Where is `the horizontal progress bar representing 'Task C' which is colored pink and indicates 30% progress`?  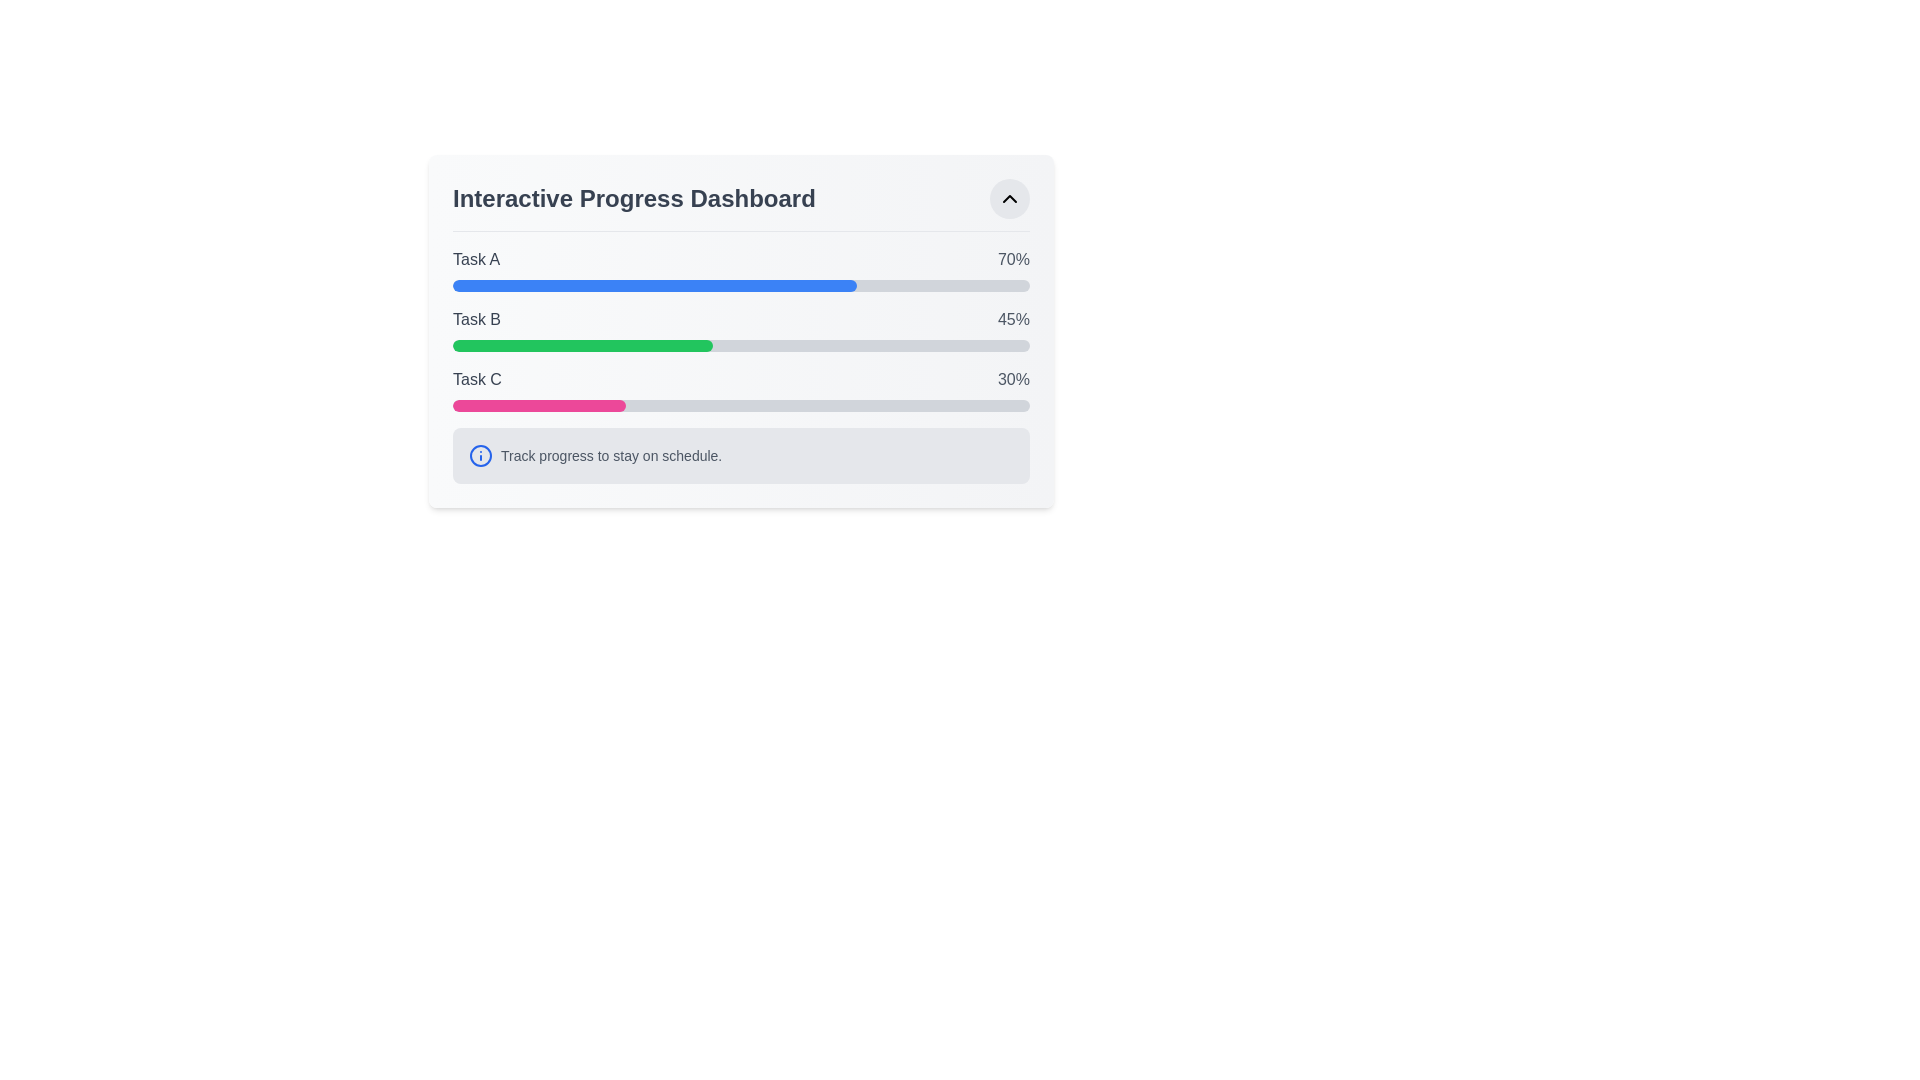
the horizontal progress bar representing 'Task C' which is colored pink and indicates 30% progress is located at coordinates (740, 405).